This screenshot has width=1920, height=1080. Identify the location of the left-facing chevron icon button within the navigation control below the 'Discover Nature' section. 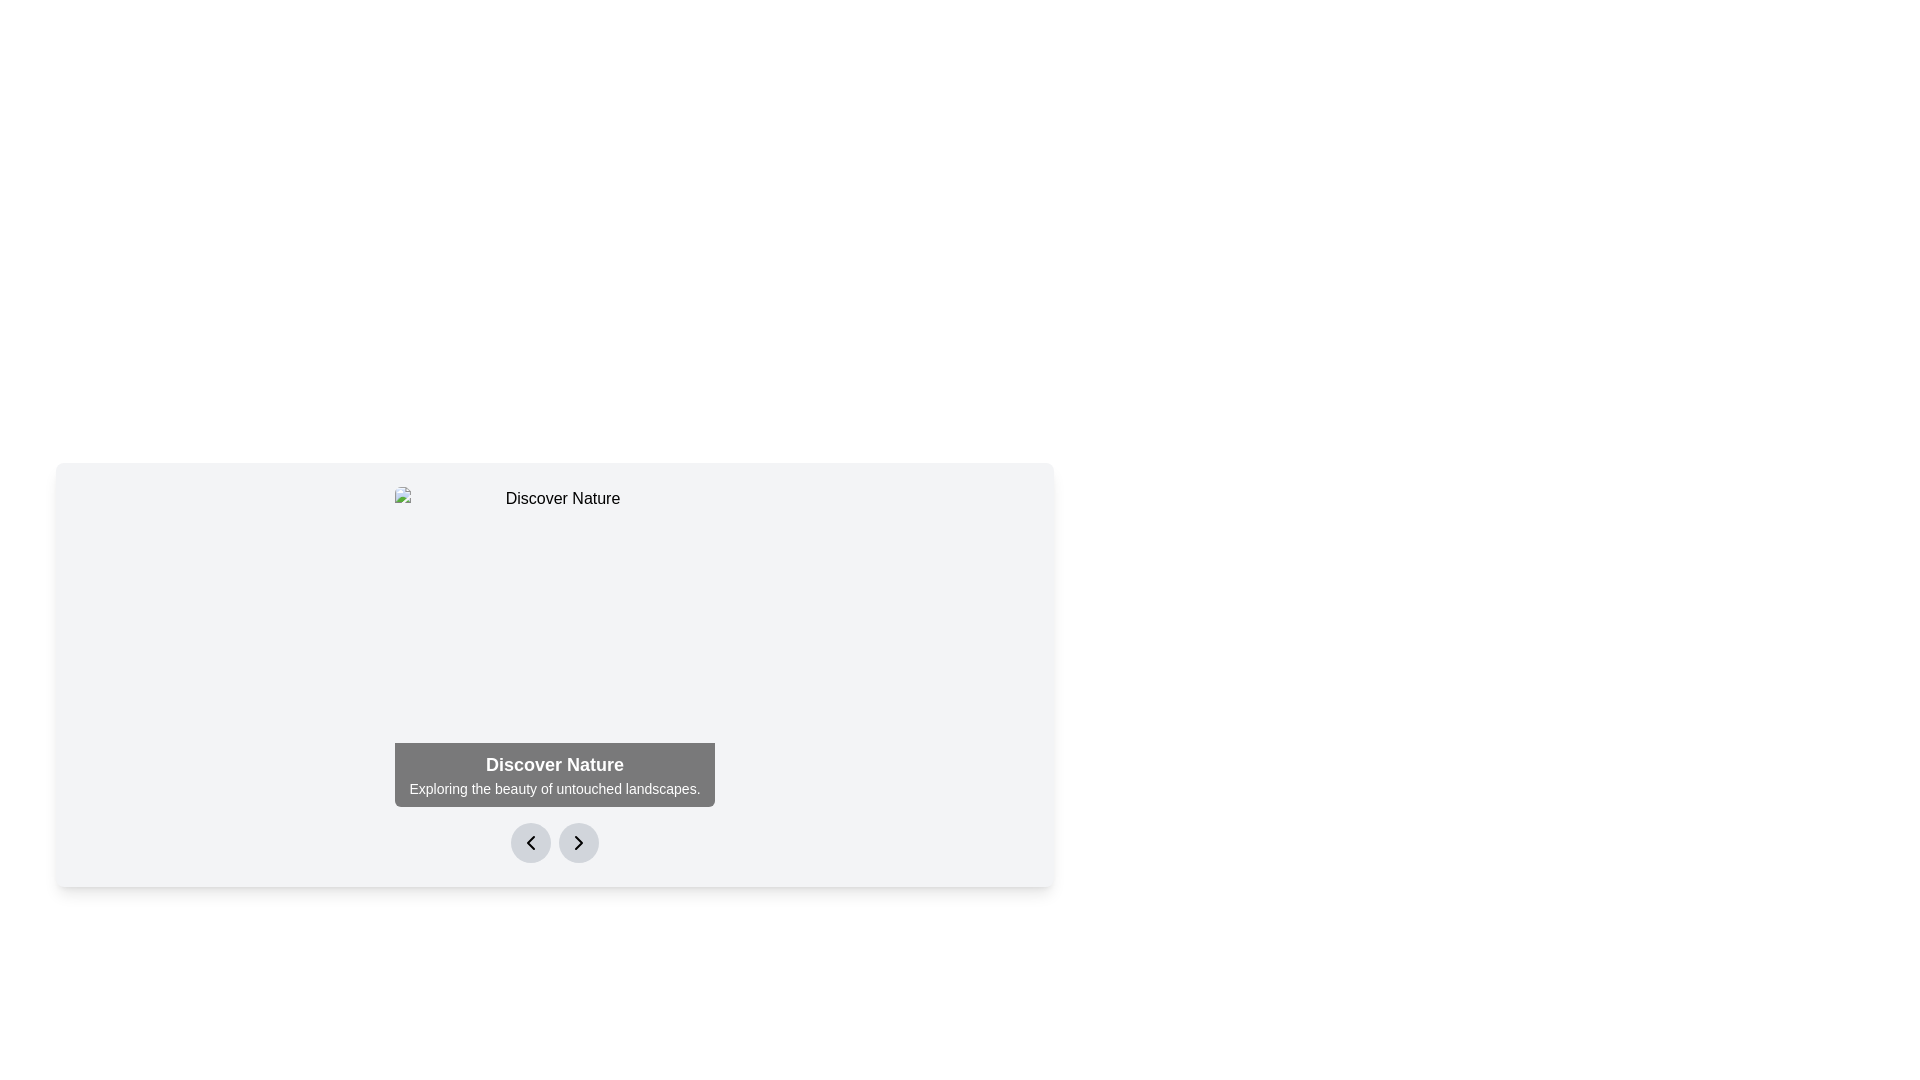
(531, 843).